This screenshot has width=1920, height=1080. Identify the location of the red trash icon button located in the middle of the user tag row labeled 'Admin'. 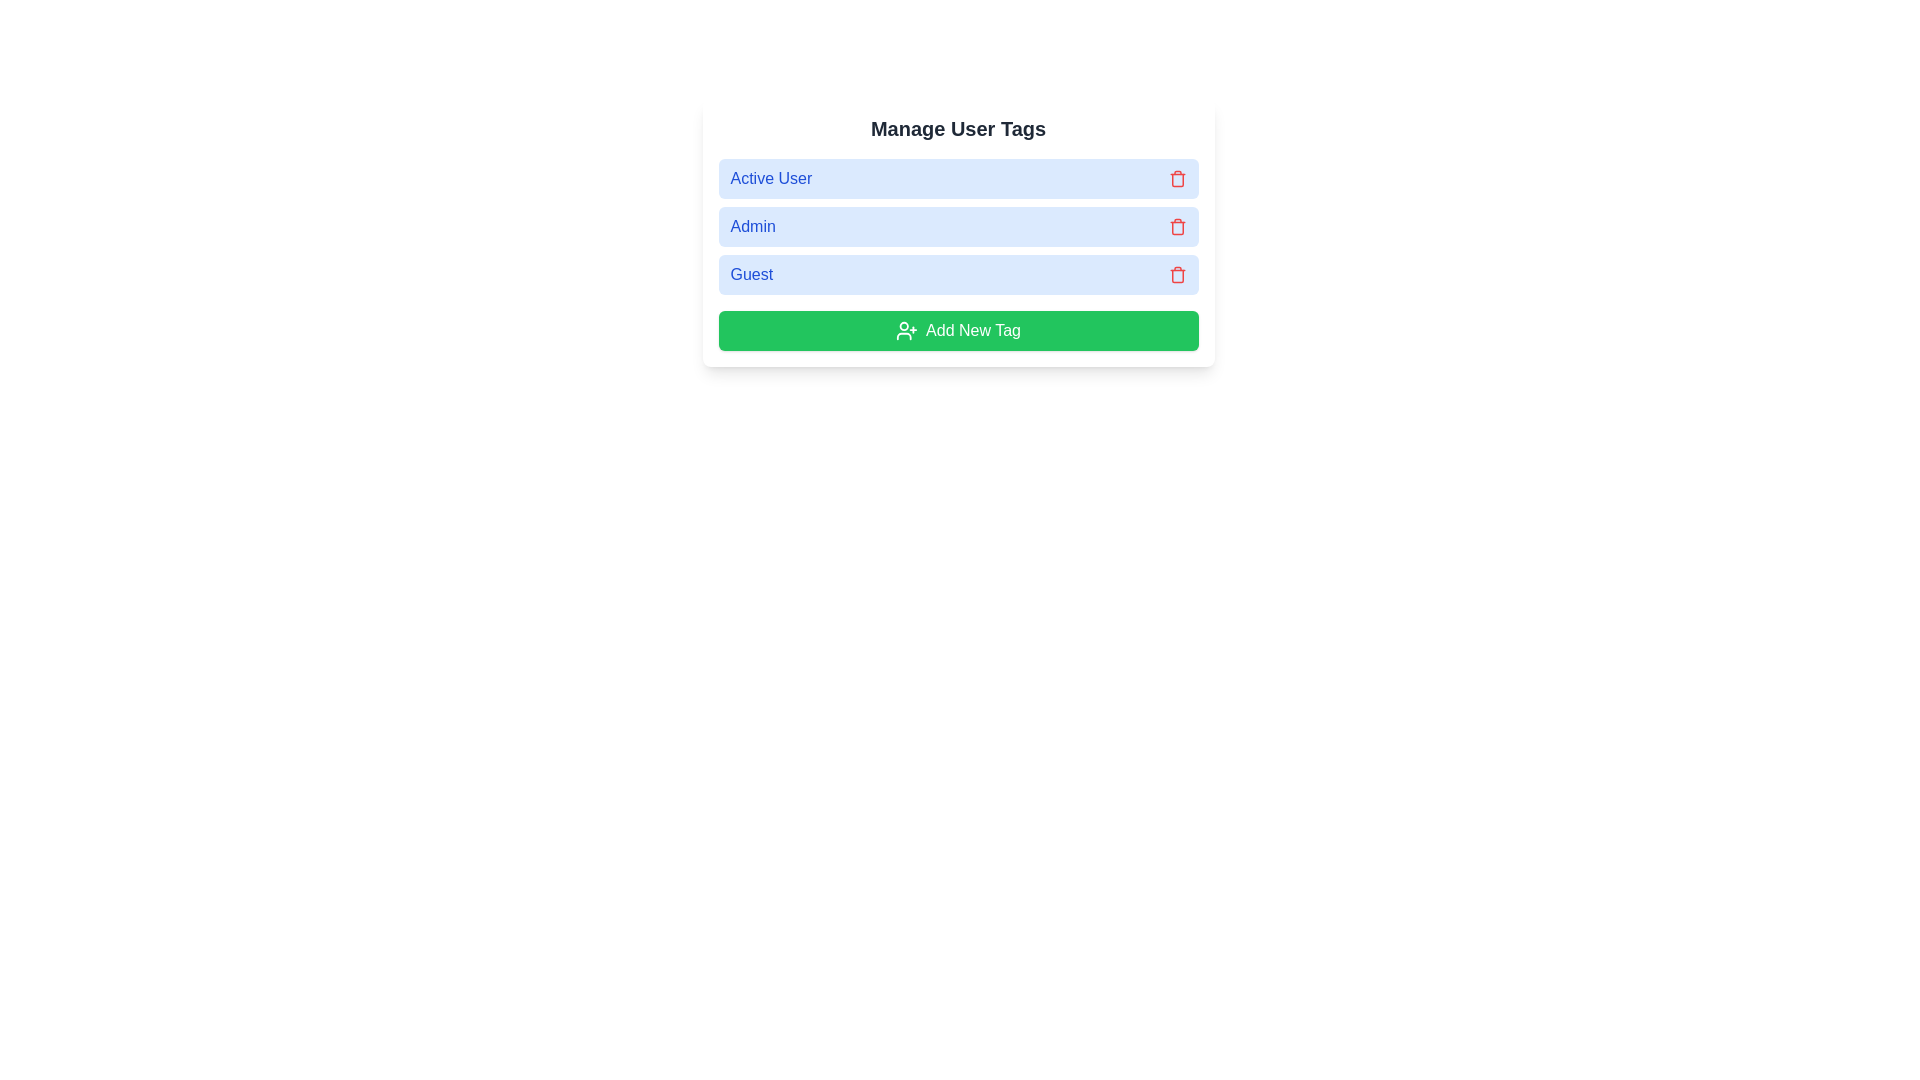
(1177, 226).